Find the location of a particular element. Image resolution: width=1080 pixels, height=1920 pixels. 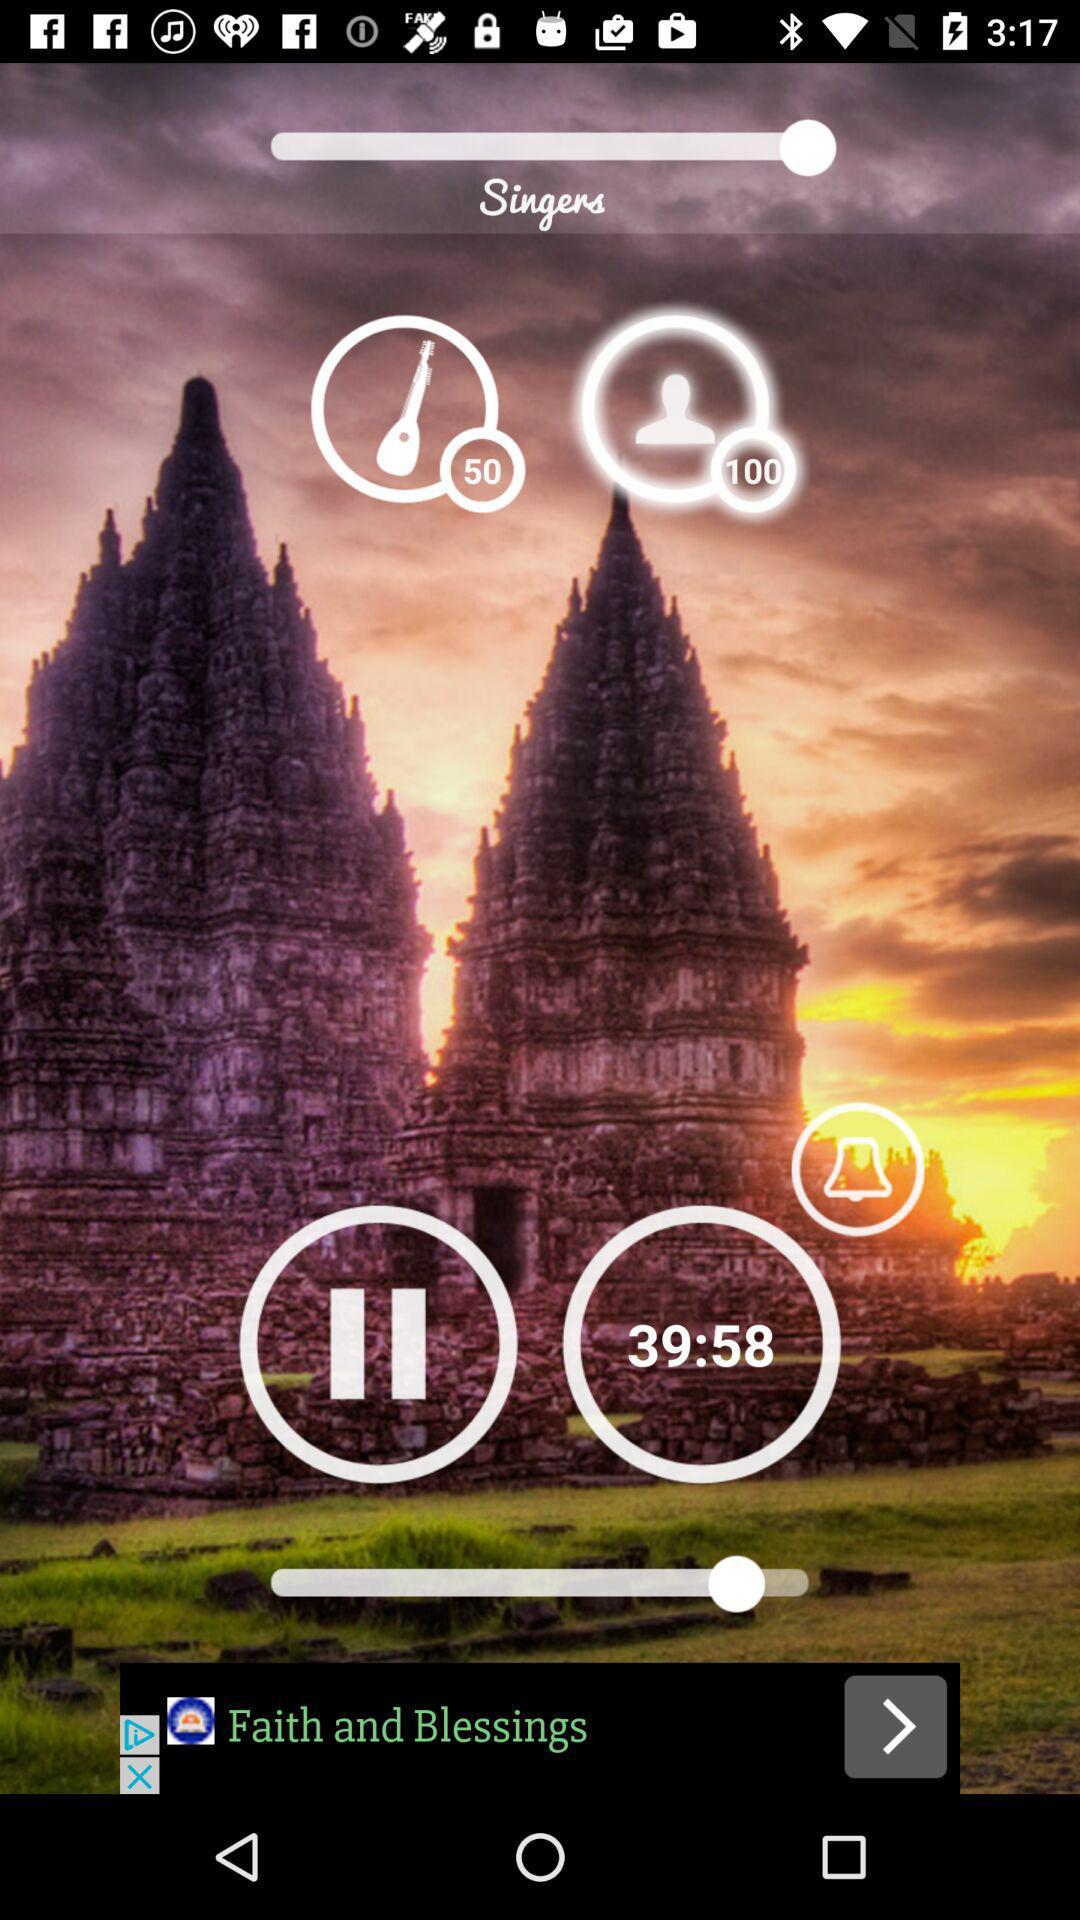

open advertisement is located at coordinates (540, 1727).